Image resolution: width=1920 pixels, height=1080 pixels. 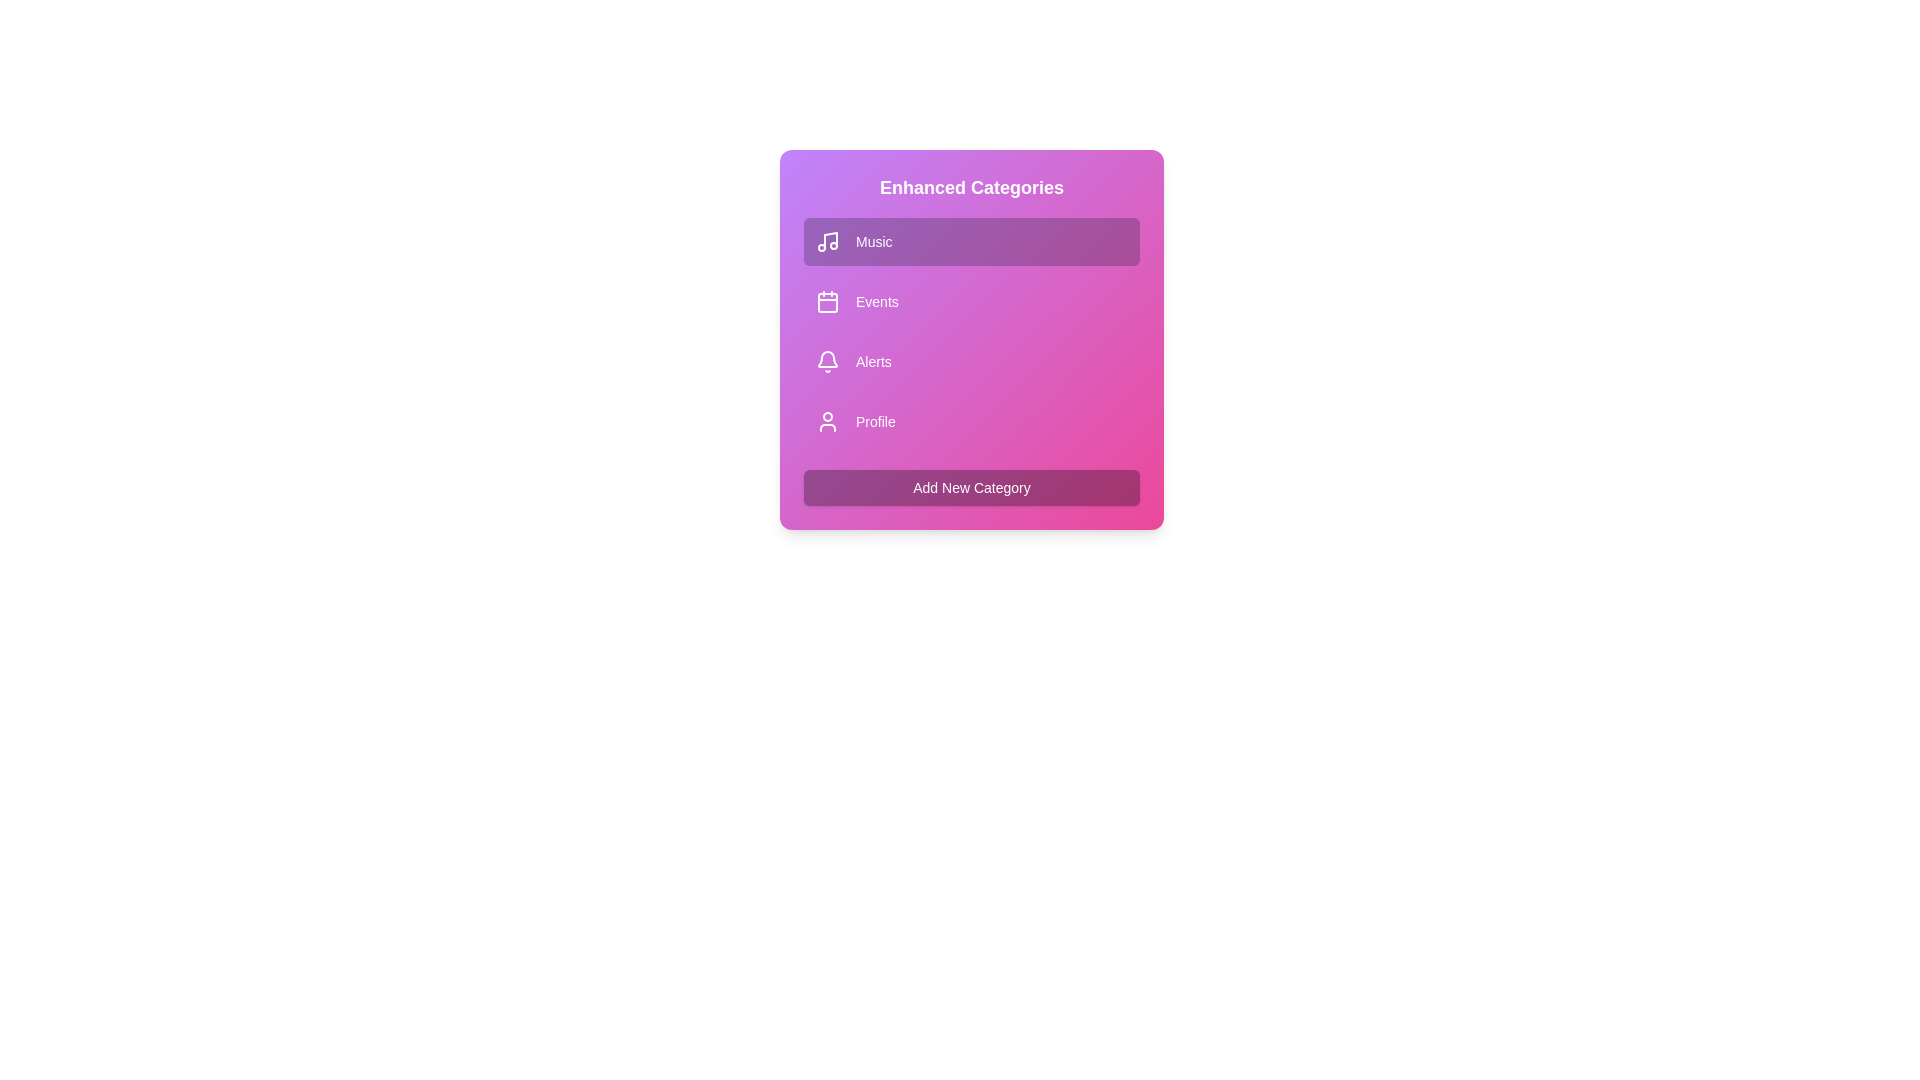 What do you see at coordinates (971, 420) in the screenshot?
I see `the category Profile to observe the hover effect` at bounding box center [971, 420].